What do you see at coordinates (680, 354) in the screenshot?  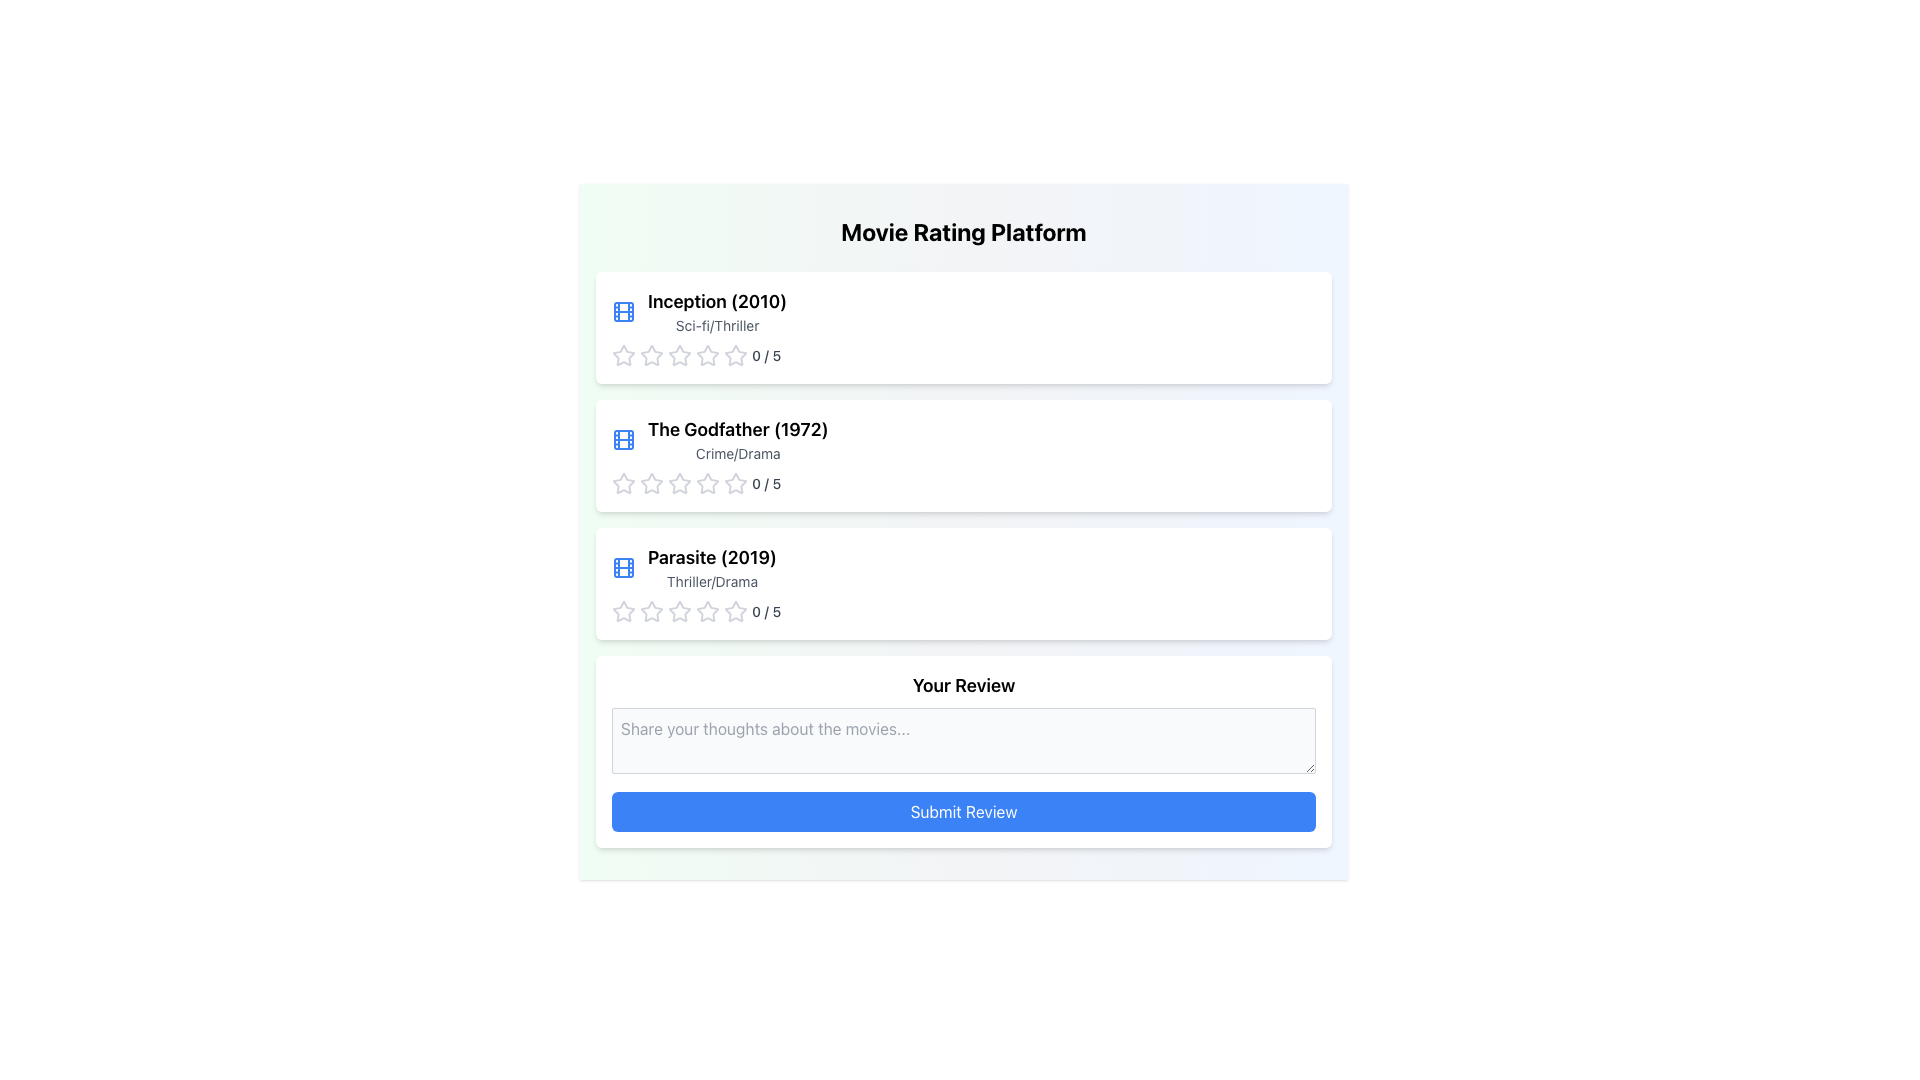 I see `the fourth rating star icon located below the movie title 'Inception (2010)' for a visual cue` at bounding box center [680, 354].